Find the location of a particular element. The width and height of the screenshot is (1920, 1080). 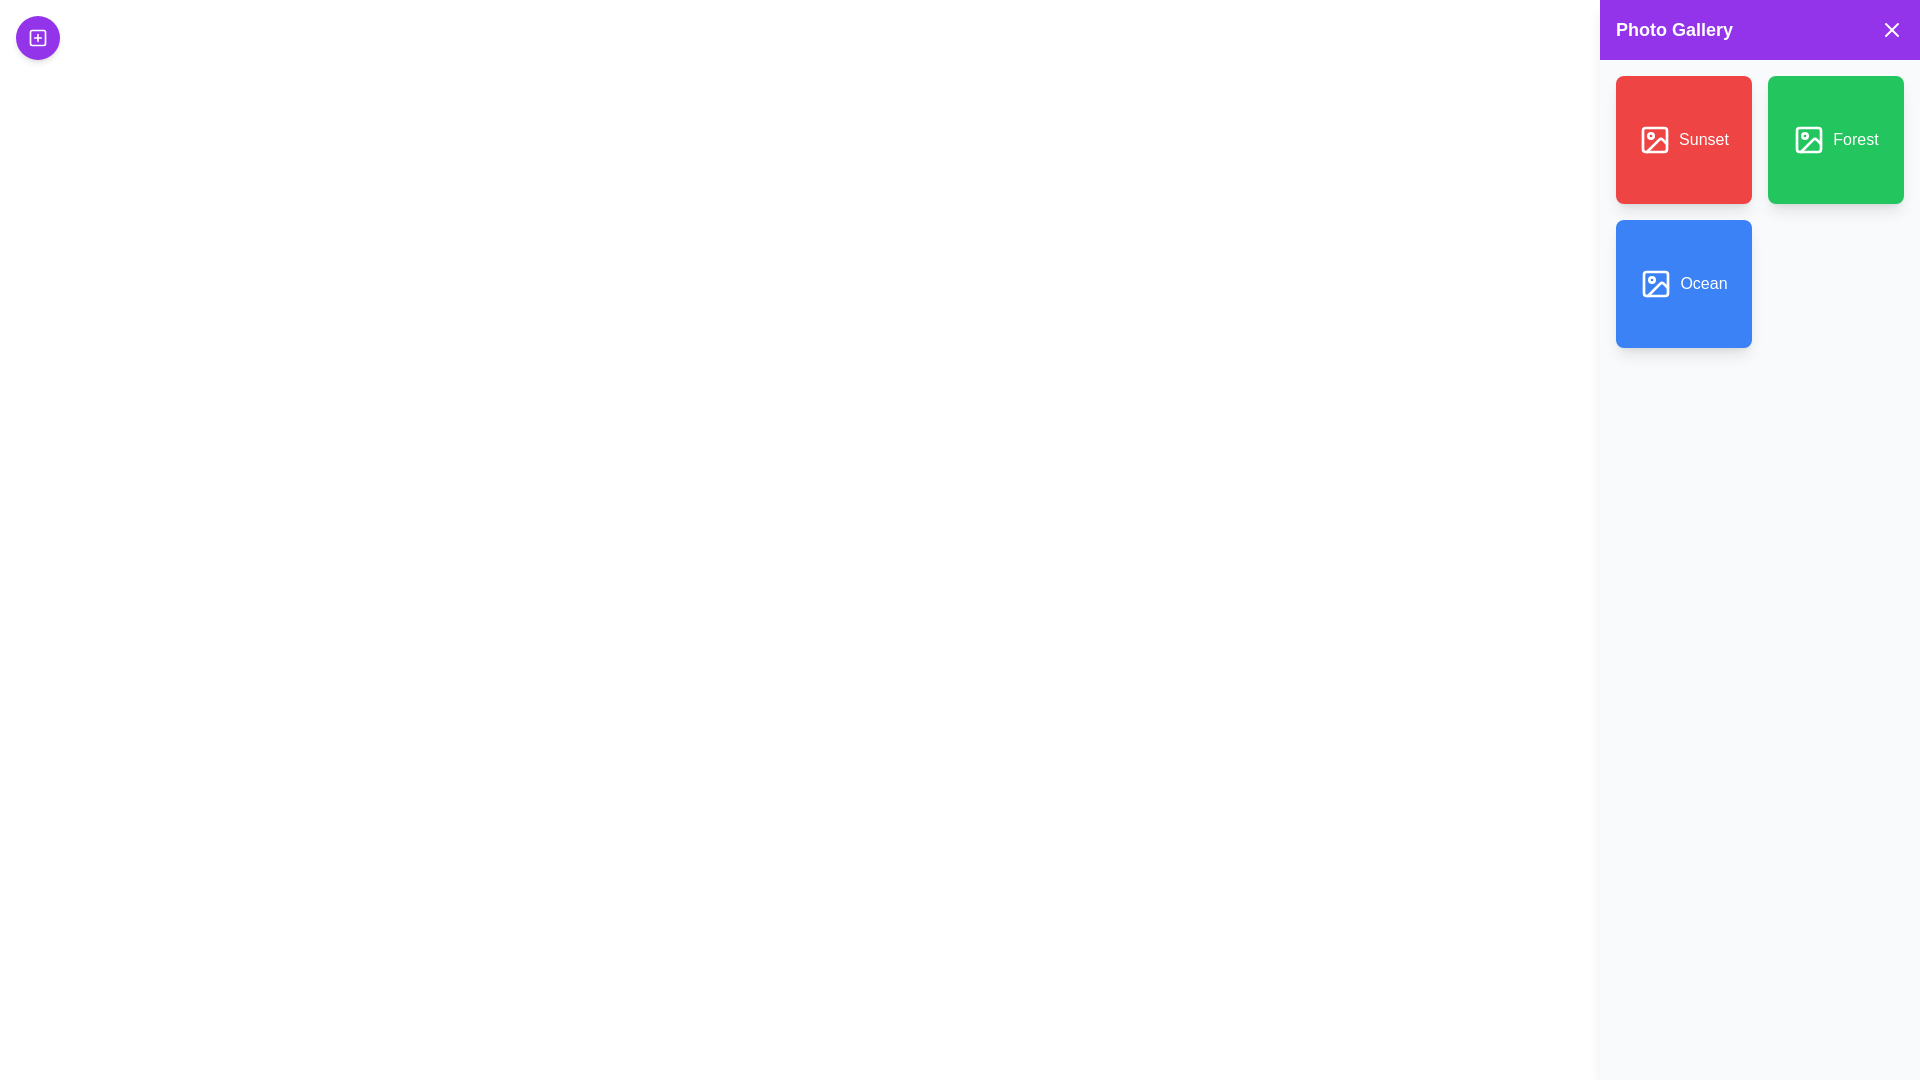

the close button in the top-right corner of the drawer is located at coordinates (1890, 30).